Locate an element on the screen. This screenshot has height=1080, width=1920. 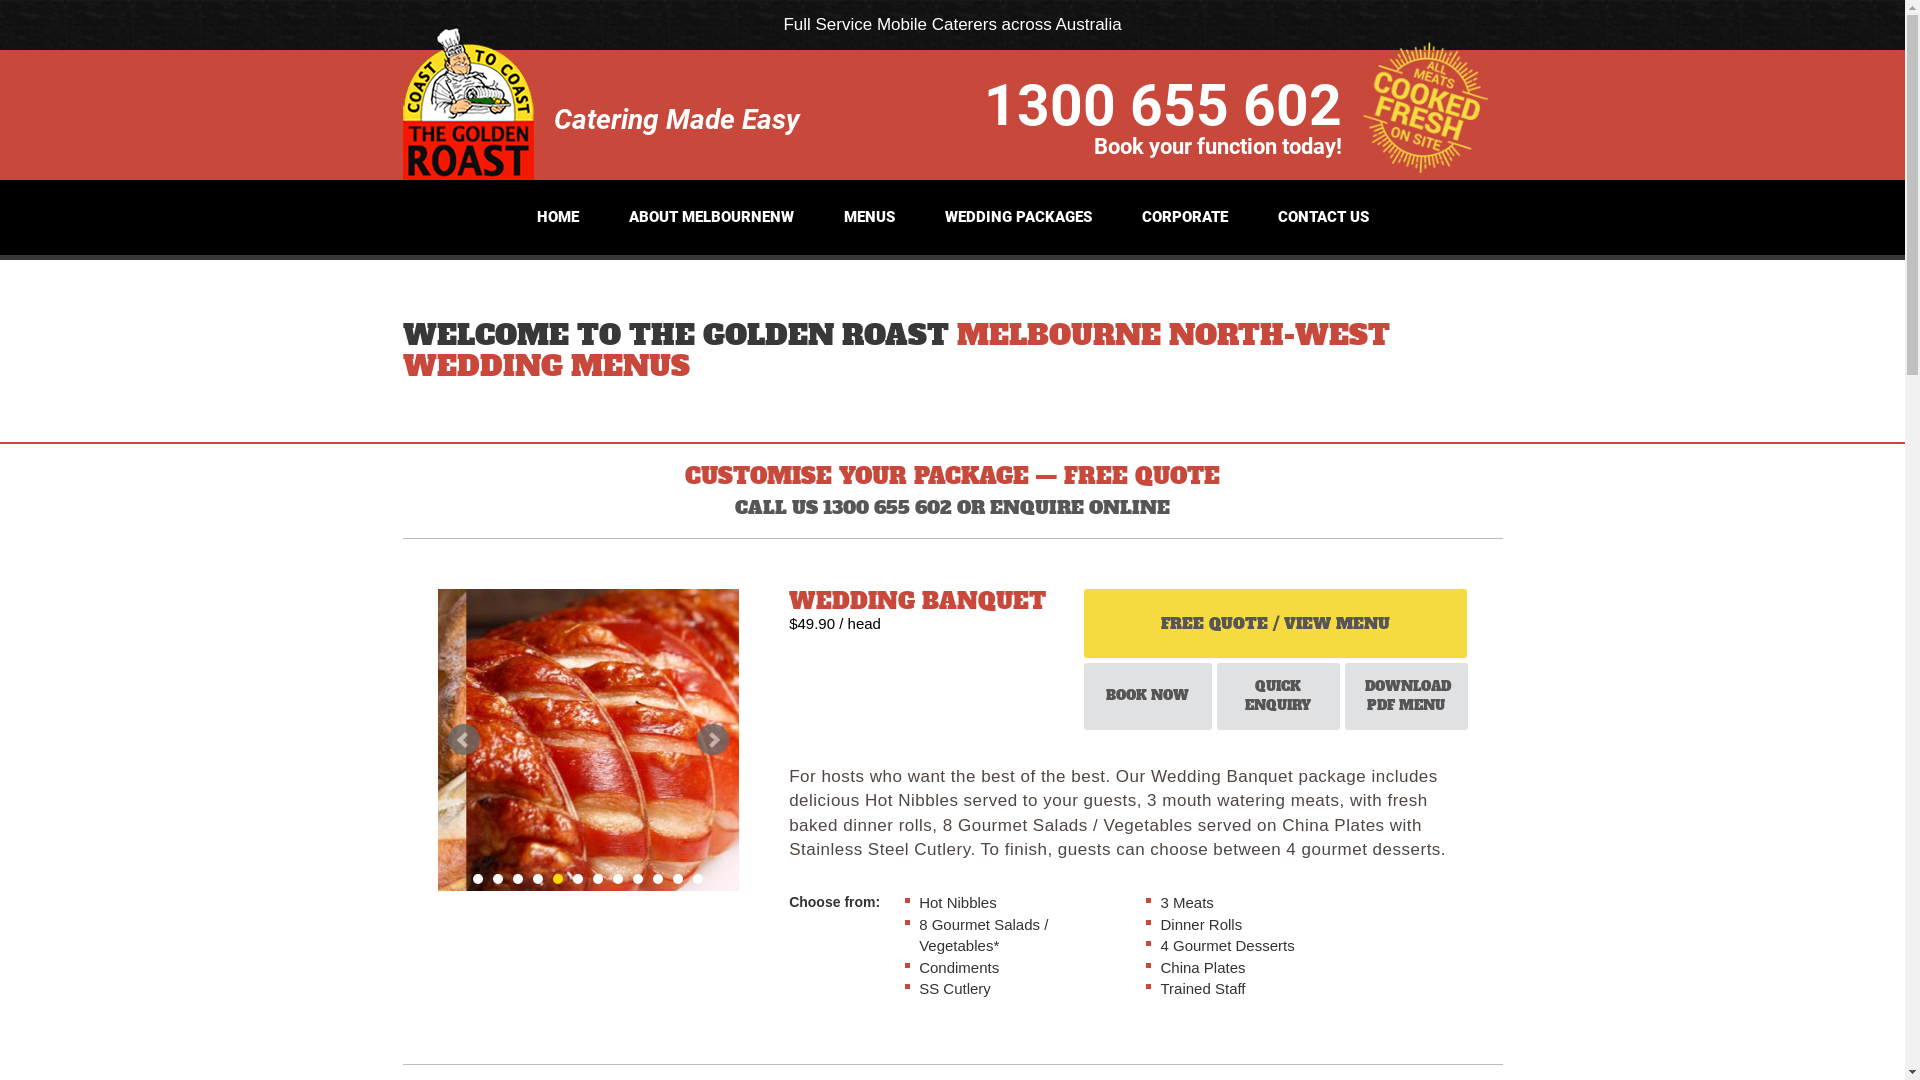
'8' is located at coordinates (617, 878).